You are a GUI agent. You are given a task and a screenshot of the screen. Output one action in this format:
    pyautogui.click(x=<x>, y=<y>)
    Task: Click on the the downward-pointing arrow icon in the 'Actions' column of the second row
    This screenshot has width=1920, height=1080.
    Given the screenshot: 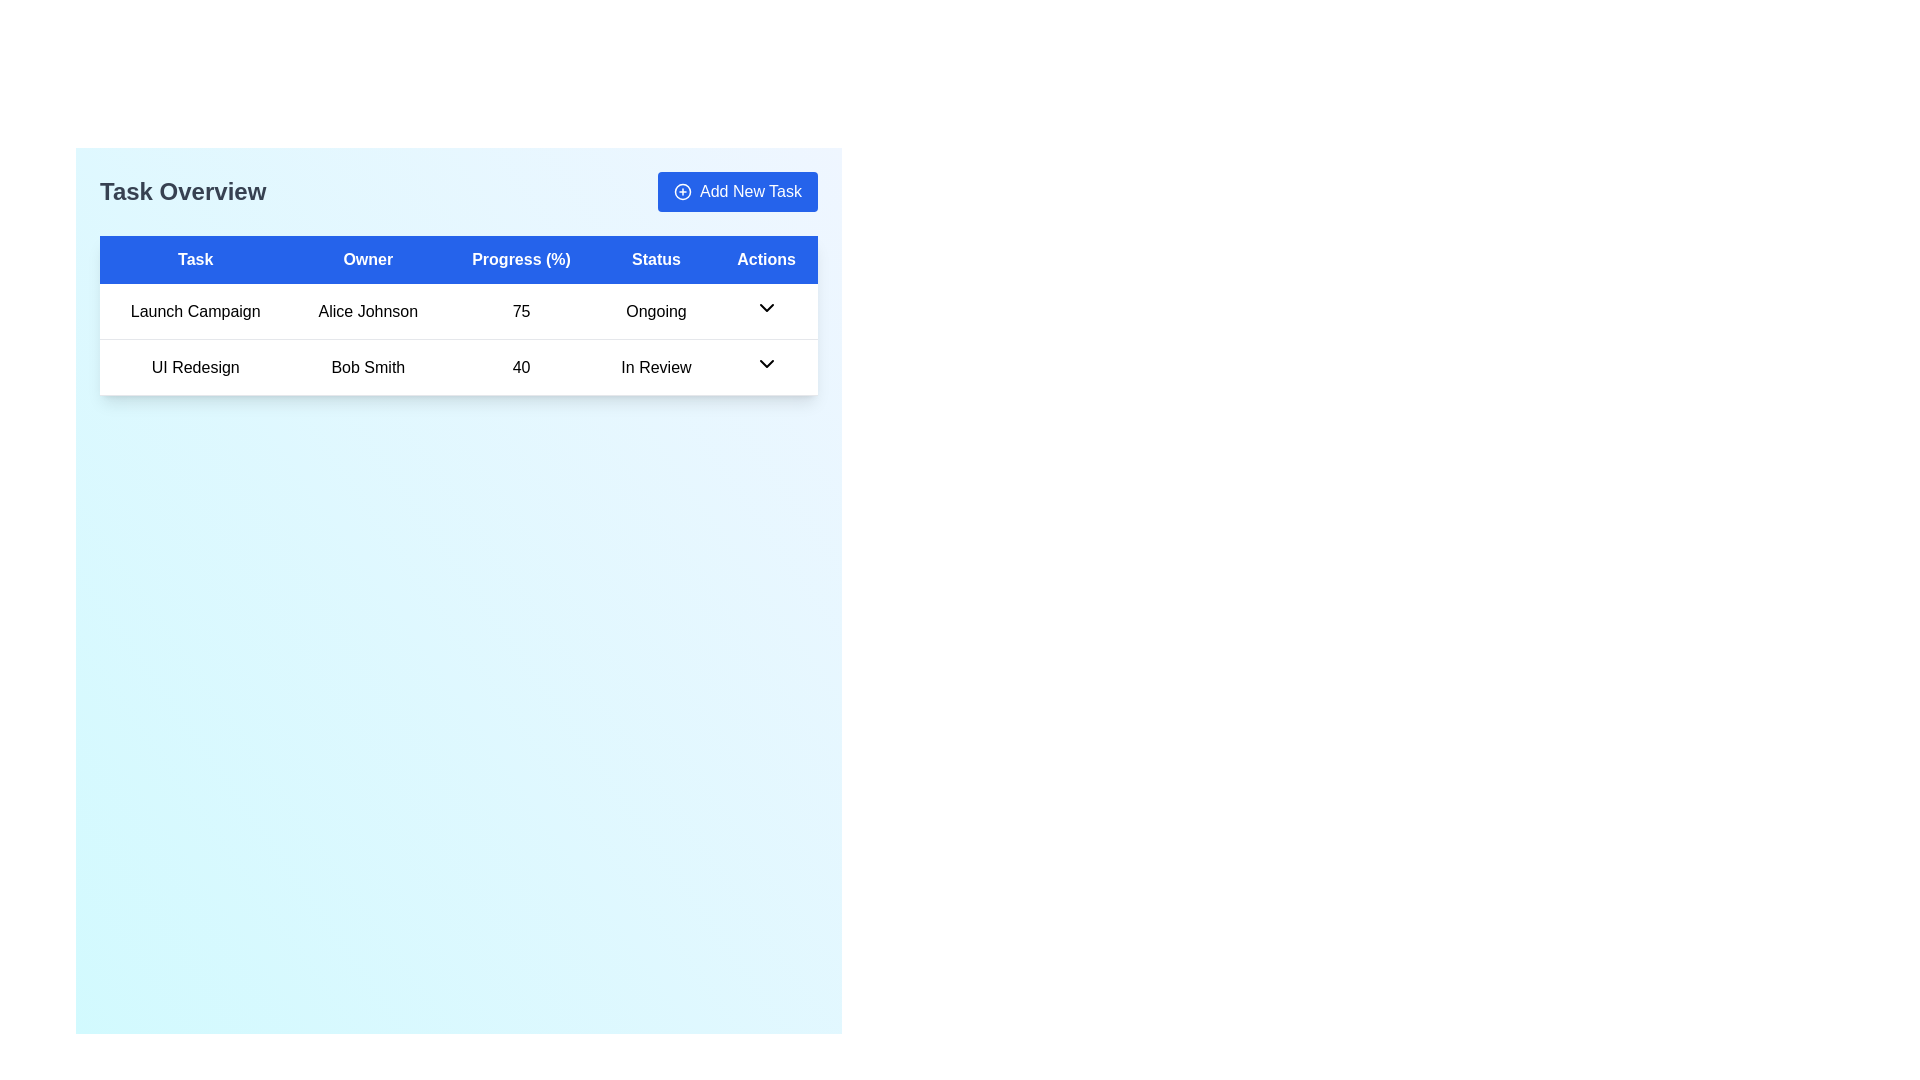 What is the action you would take?
    pyautogui.click(x=765, y=367)
    